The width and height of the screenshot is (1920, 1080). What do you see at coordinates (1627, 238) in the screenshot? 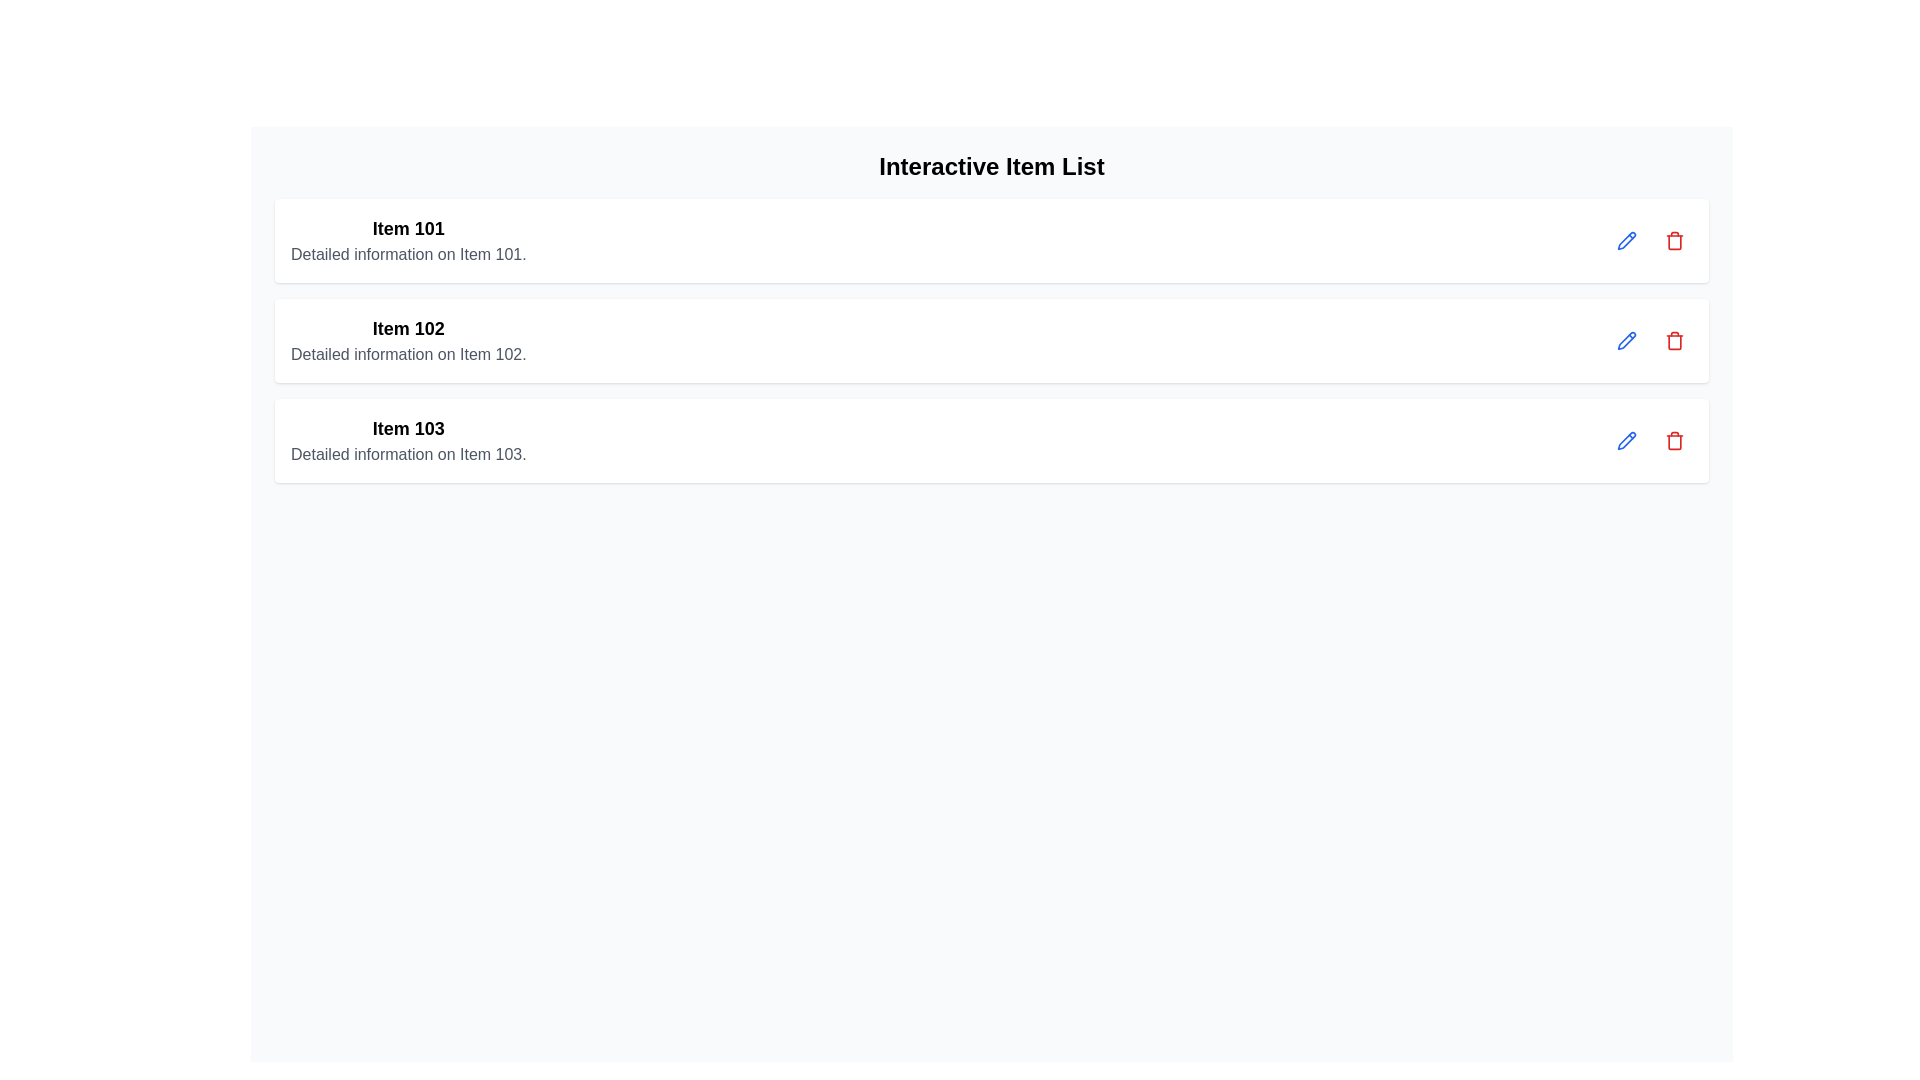
I see `the edit icon button located to the right of the list item labeled 'Item 102' to initiate the editing process for that item` at bounding box center [1627, 238].